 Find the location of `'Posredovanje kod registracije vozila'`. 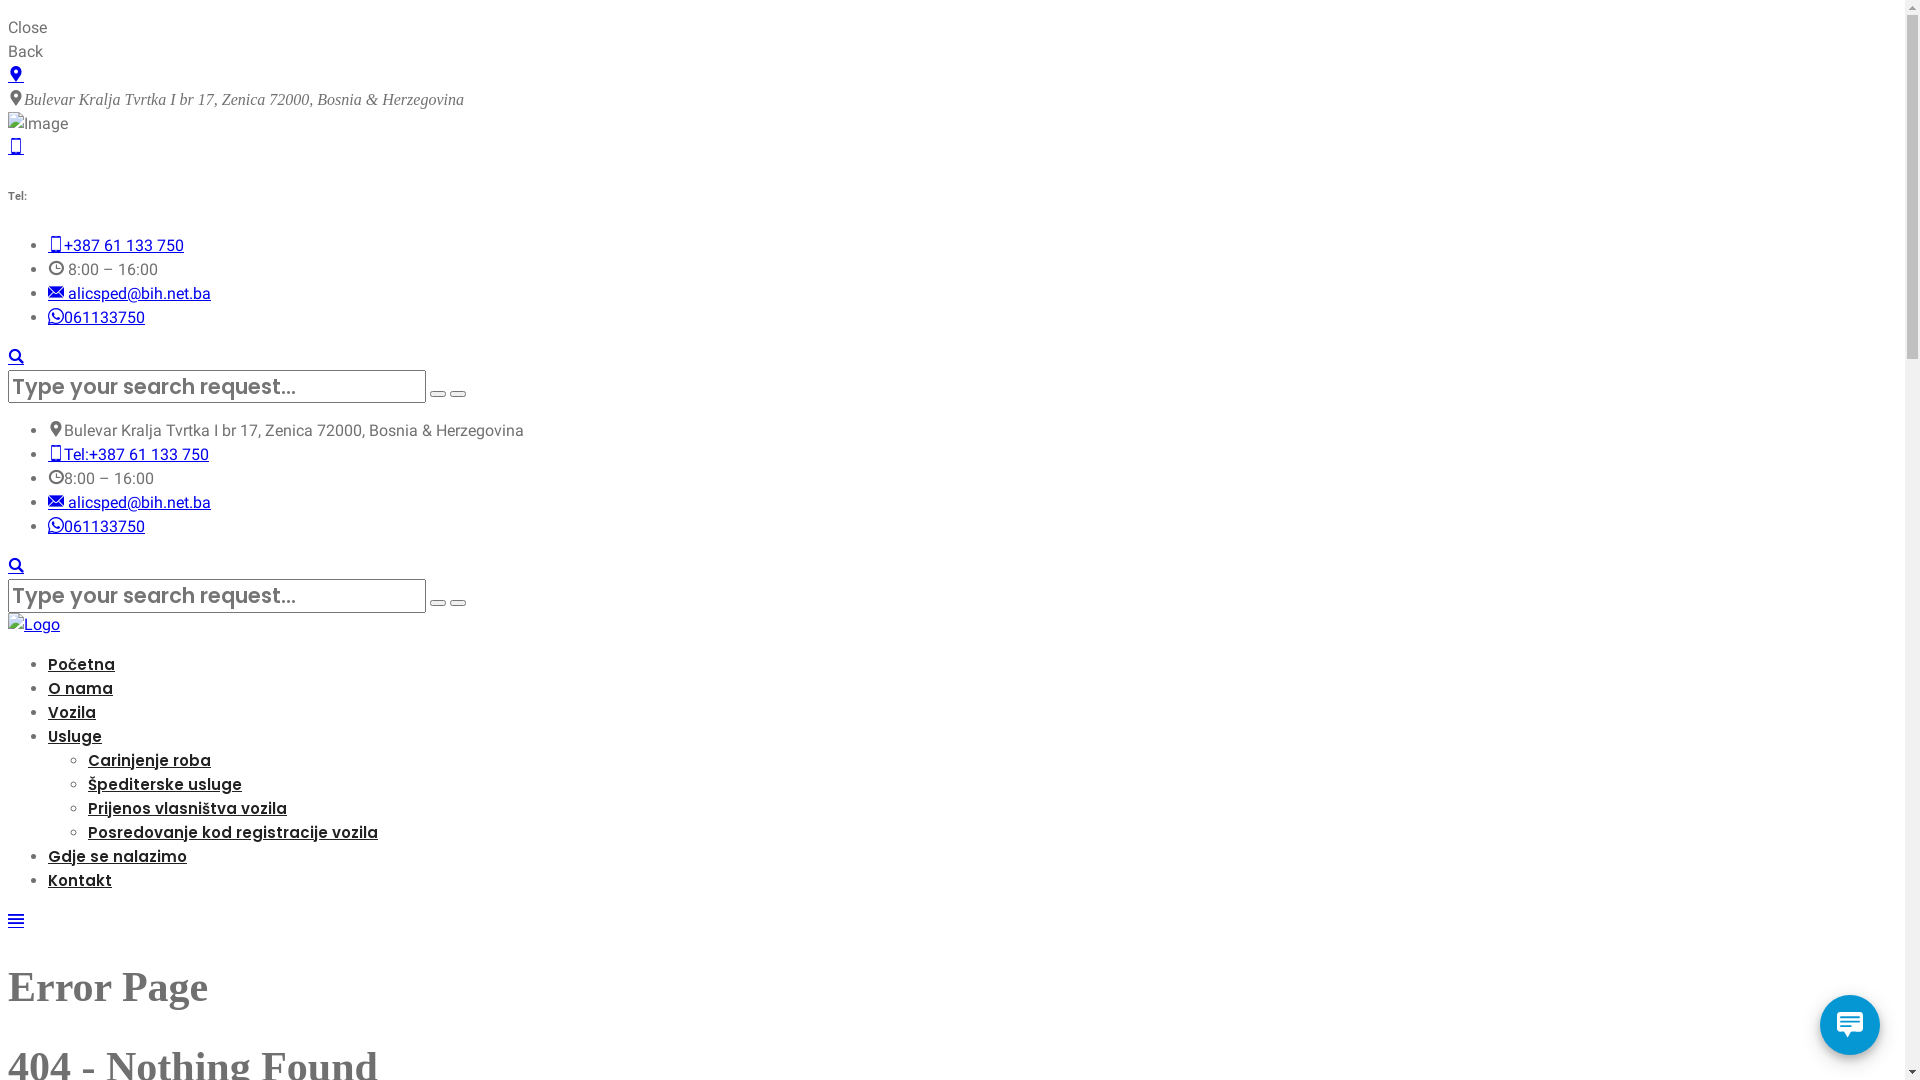

'Posredovanje kod registracije vozila' is located at coordinates (233, 832).